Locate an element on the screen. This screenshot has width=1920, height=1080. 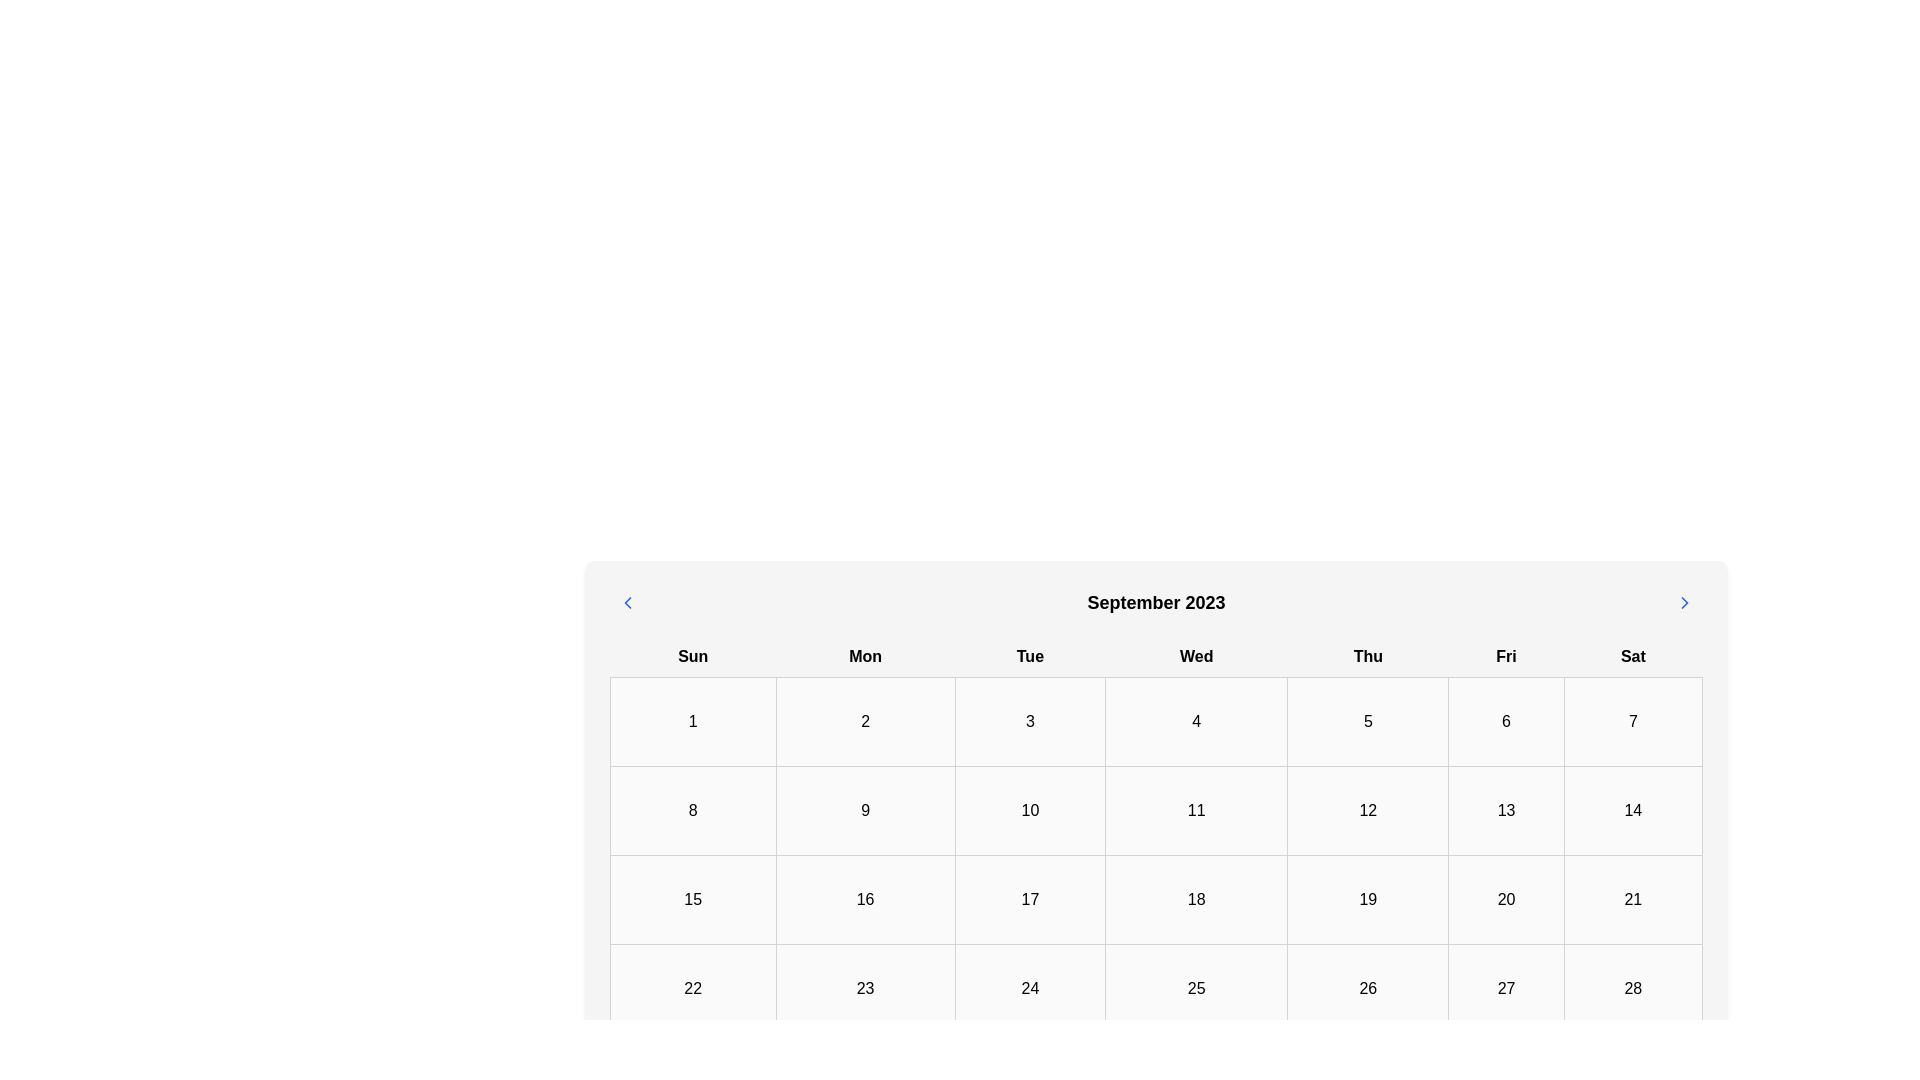
the leftward chevron arrow icon located on the left-hand side of the calendar interface is located at coordinates (627, 601).